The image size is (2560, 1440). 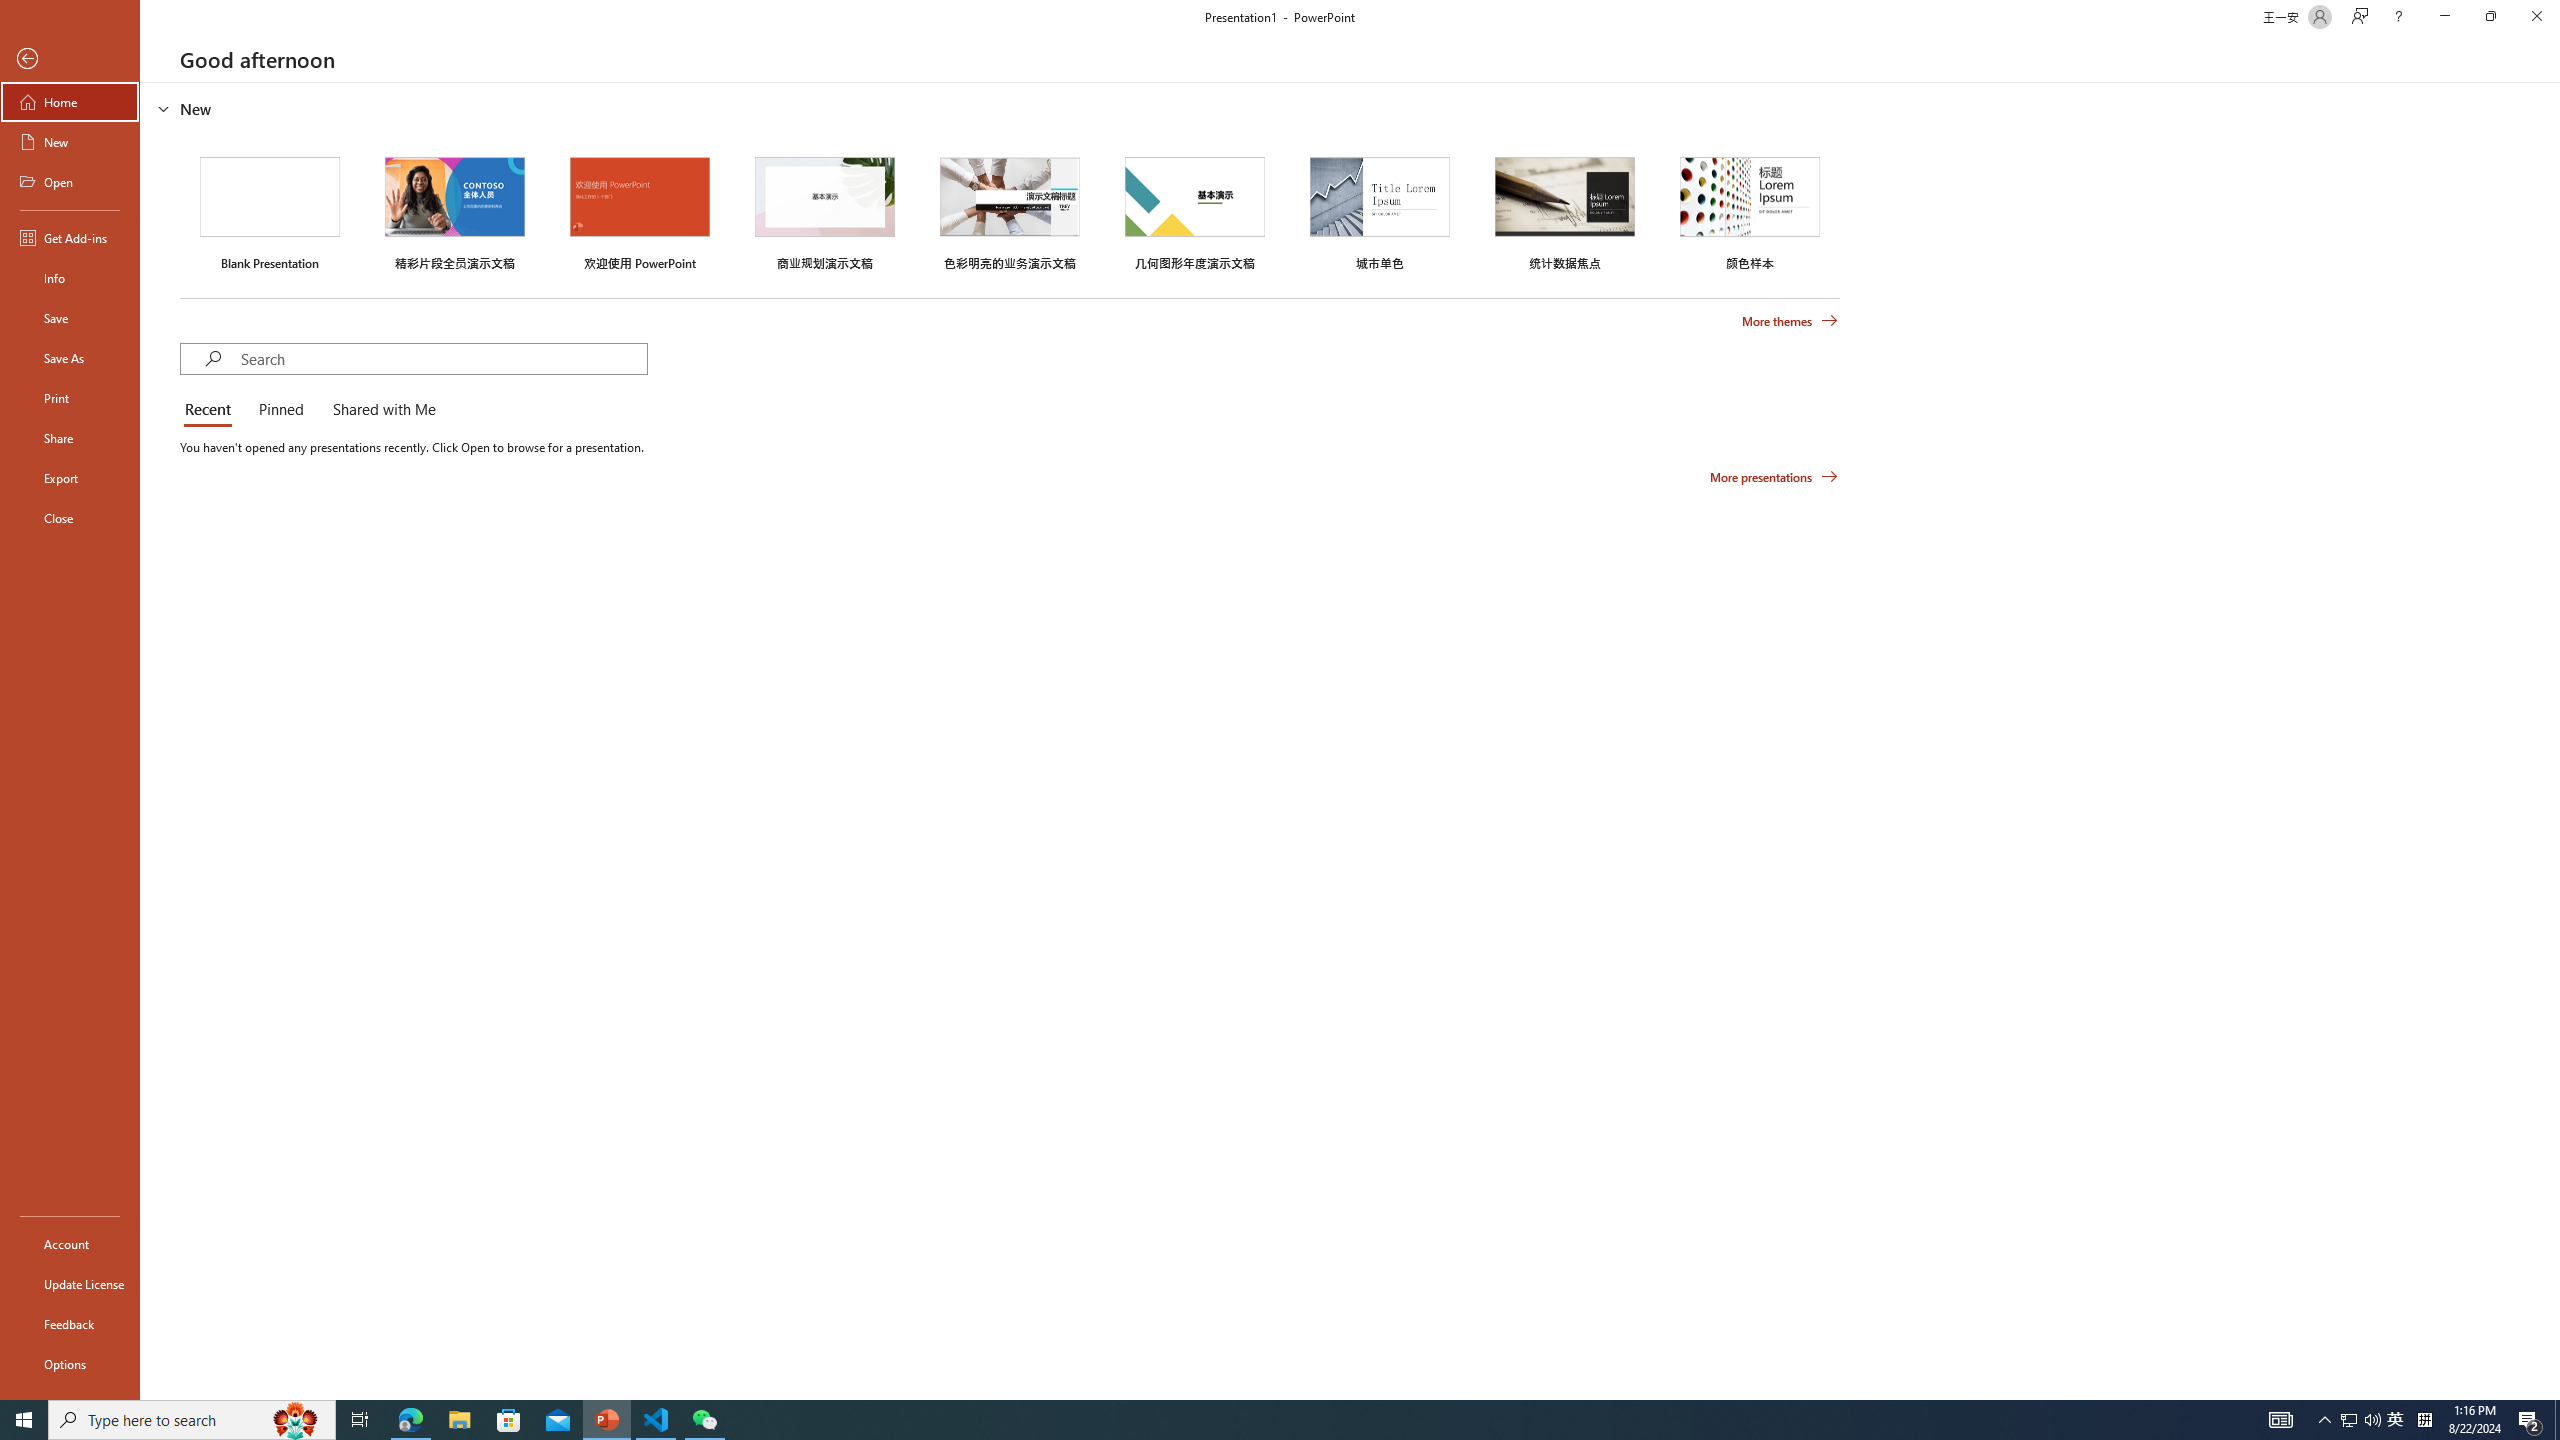 I want to click on 'More themes', so click(x=1789, y=321).